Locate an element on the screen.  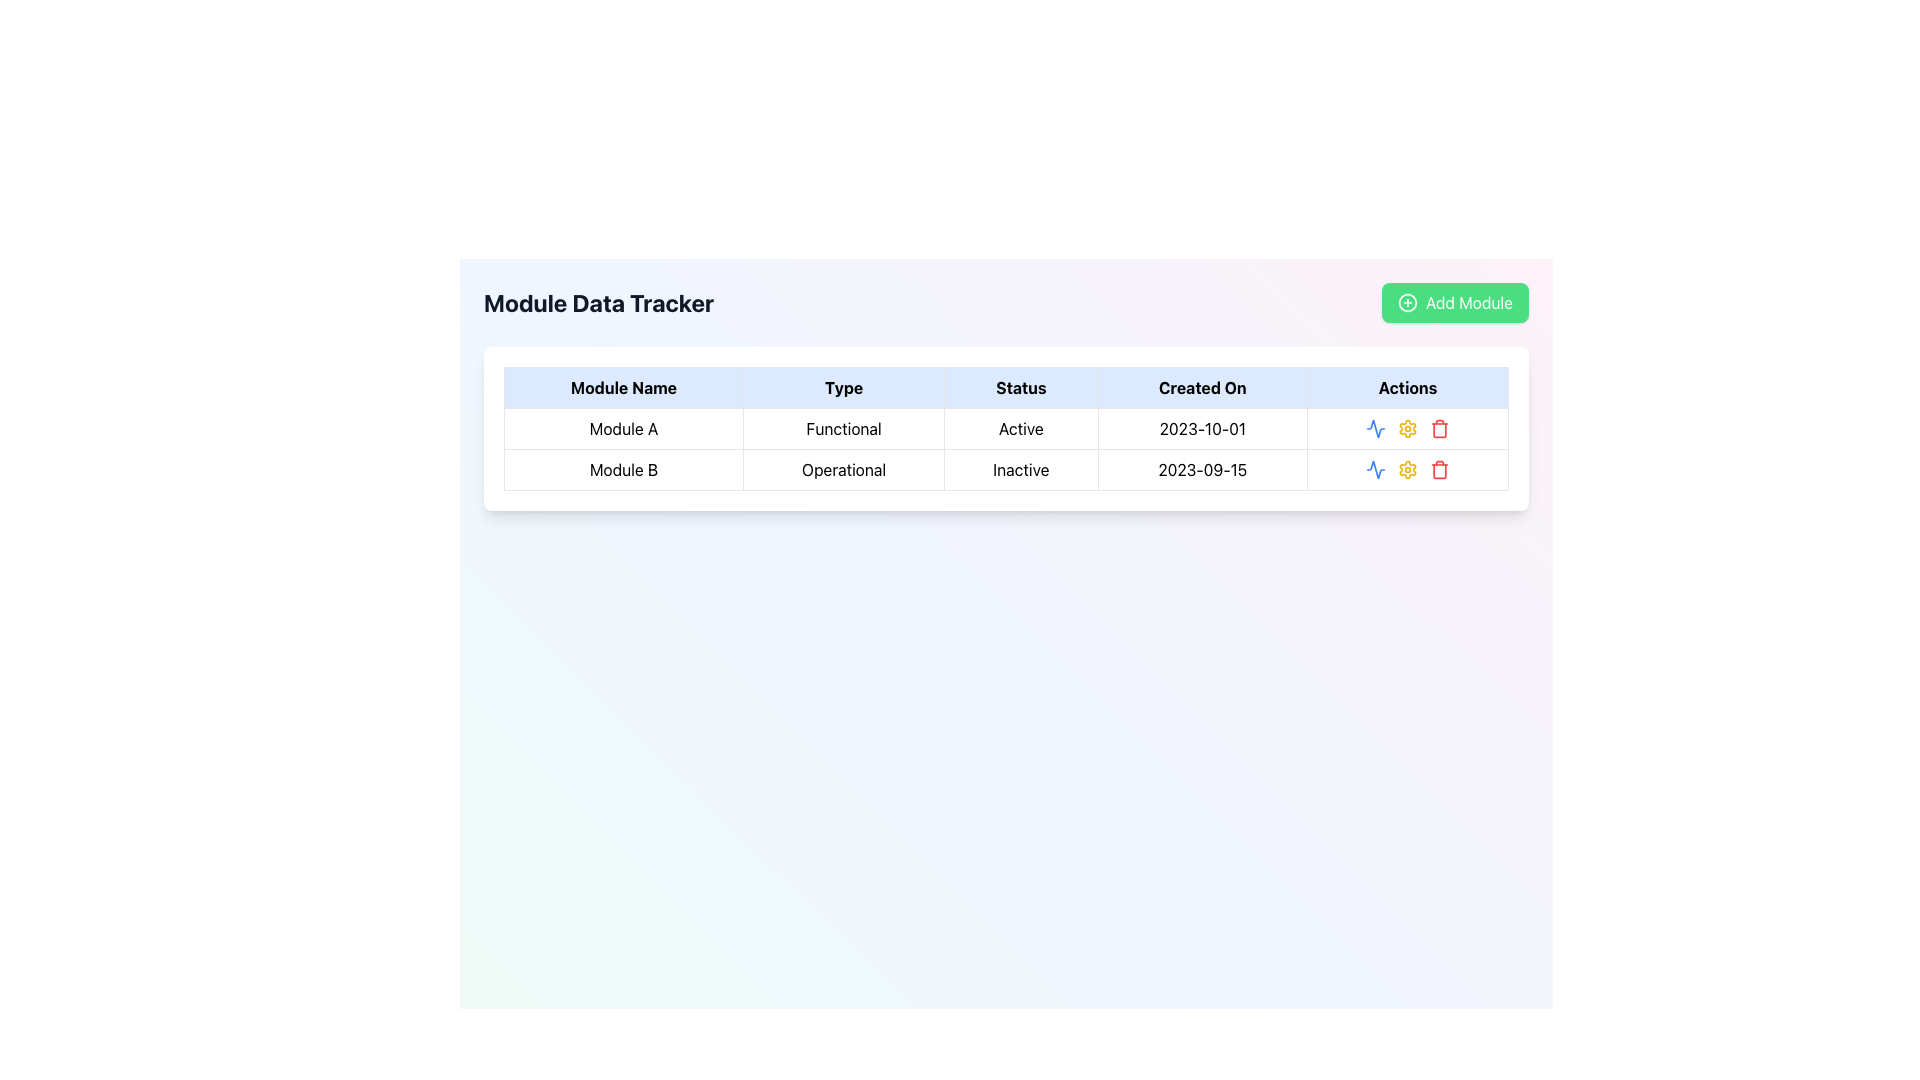
the static text displaying the date '2023-10-01' located in the fourth column of the first row under the header 'Created On' in a structured data table is located at coordinates (1201, 427).